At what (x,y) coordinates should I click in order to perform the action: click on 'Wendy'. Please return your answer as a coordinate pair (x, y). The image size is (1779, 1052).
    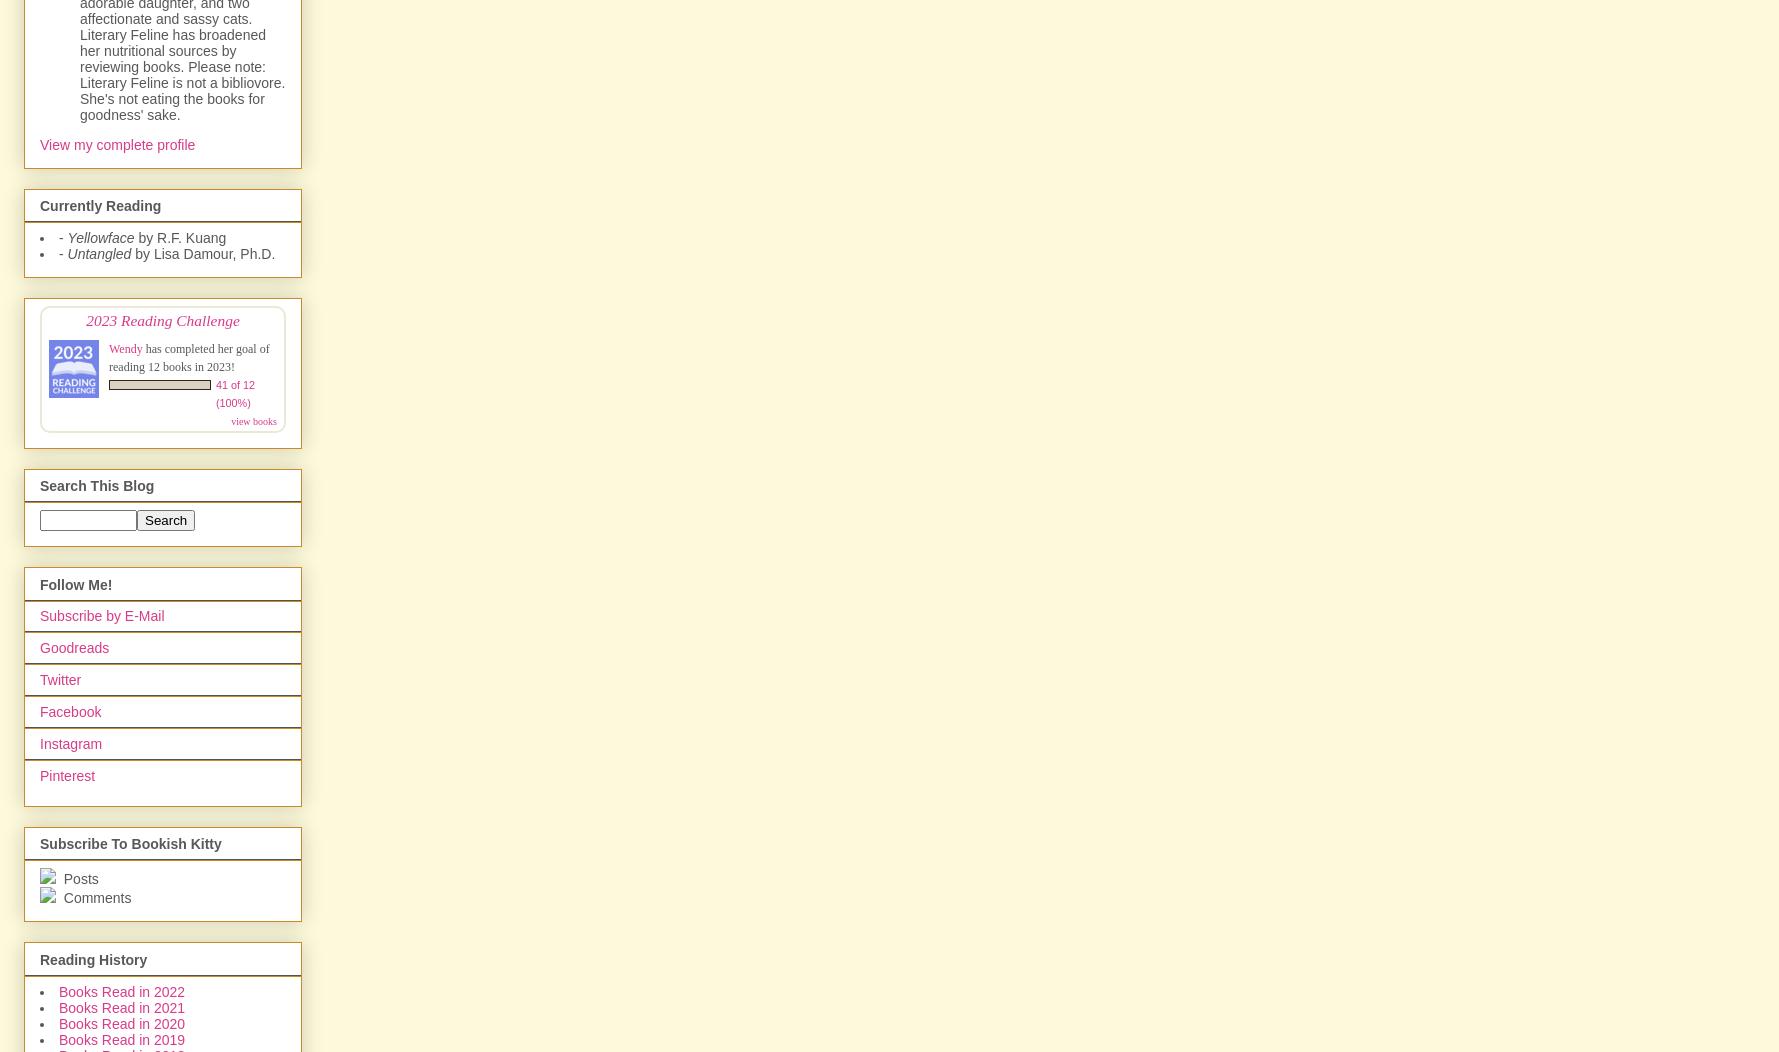
    Looking at the image, I should click on (124, 347).